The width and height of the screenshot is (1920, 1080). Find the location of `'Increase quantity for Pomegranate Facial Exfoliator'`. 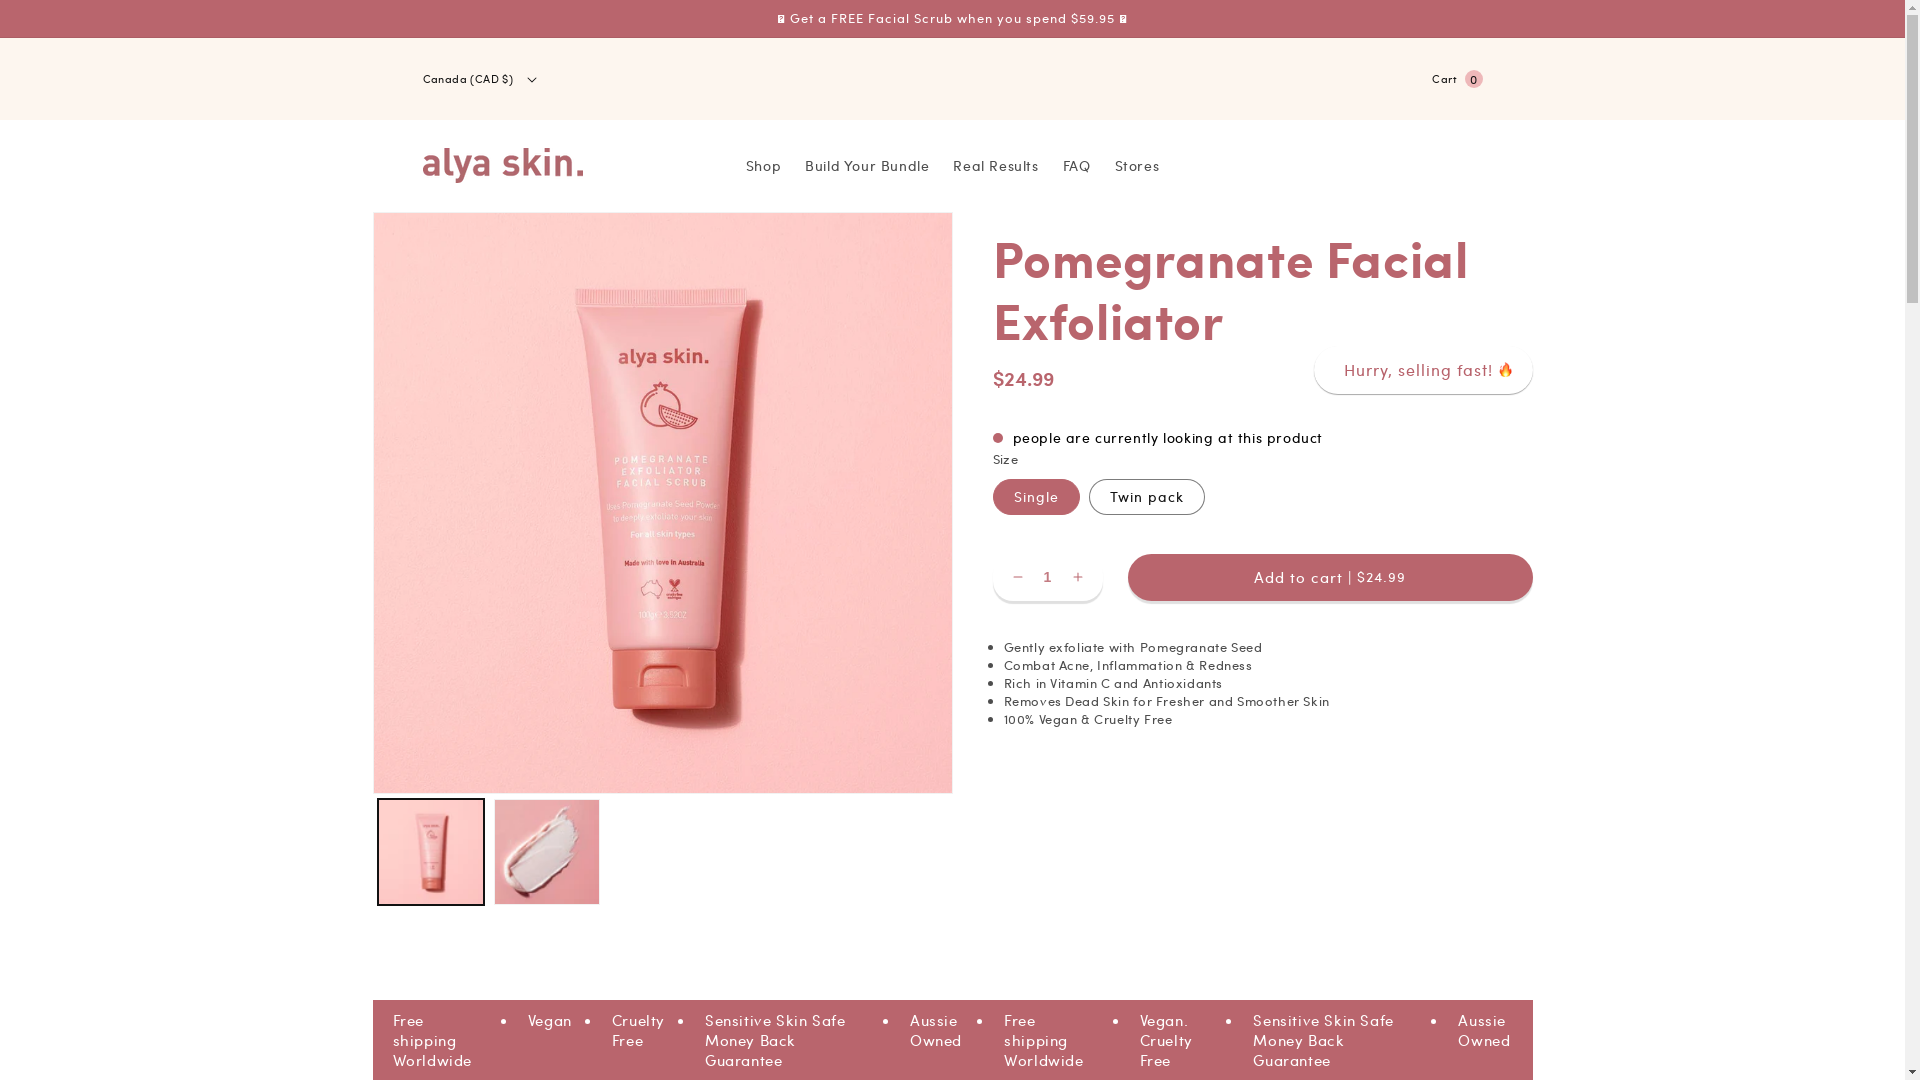

'Increase quantity for Pomegranate Facial Exfoliator' is located at coordinates (1075, 577).